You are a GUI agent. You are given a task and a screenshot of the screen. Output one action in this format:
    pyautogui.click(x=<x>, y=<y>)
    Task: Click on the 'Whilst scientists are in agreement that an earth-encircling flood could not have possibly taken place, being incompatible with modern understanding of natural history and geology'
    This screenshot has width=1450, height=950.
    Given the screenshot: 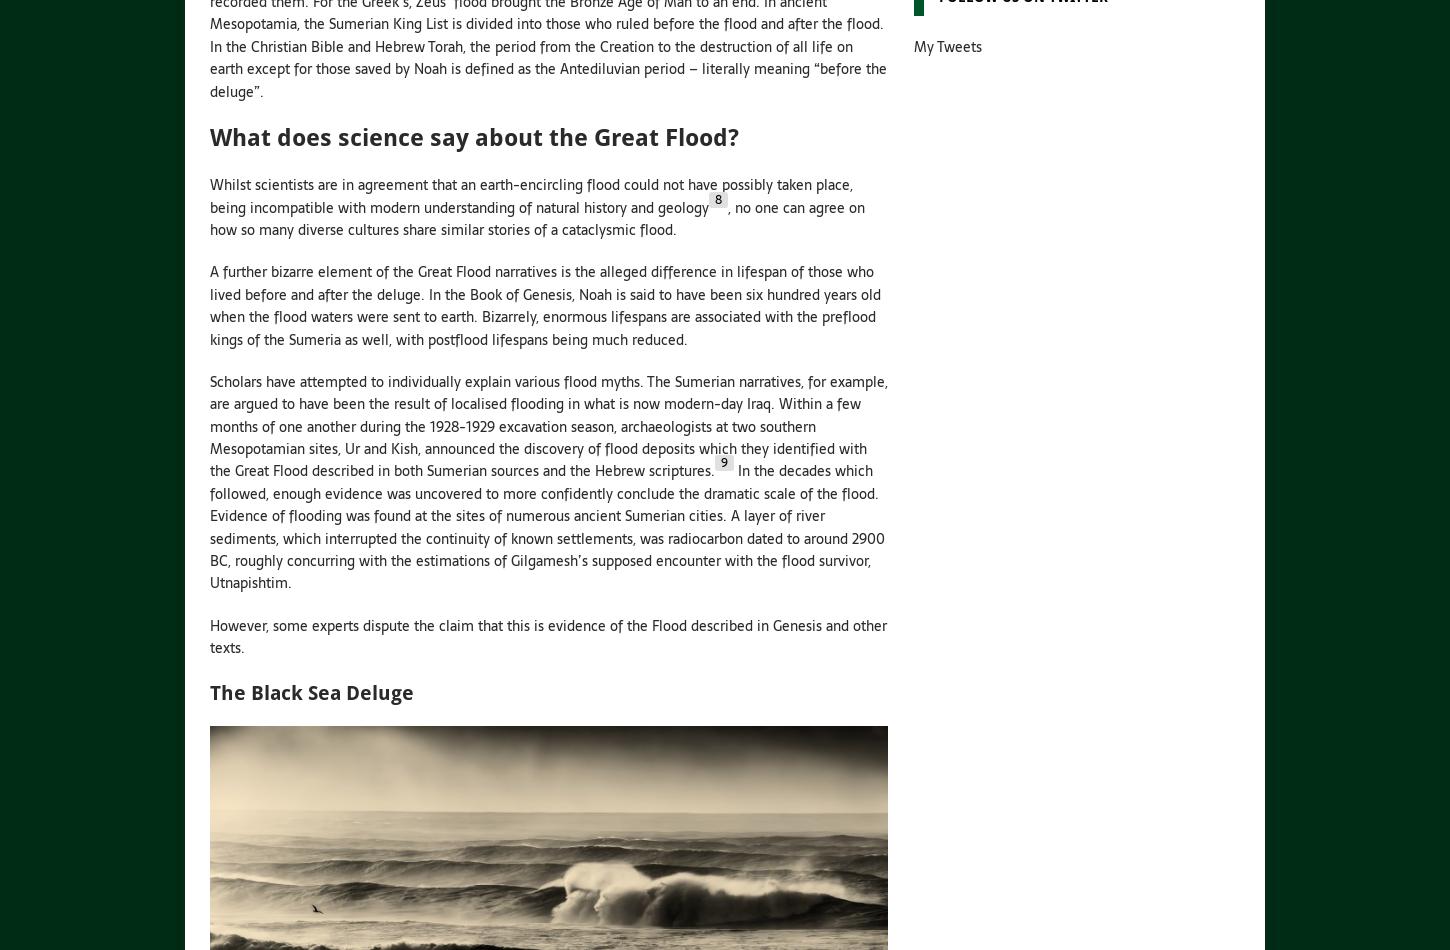 What is the action you would take?
    pyautogui.click(x=531, y=195)
    